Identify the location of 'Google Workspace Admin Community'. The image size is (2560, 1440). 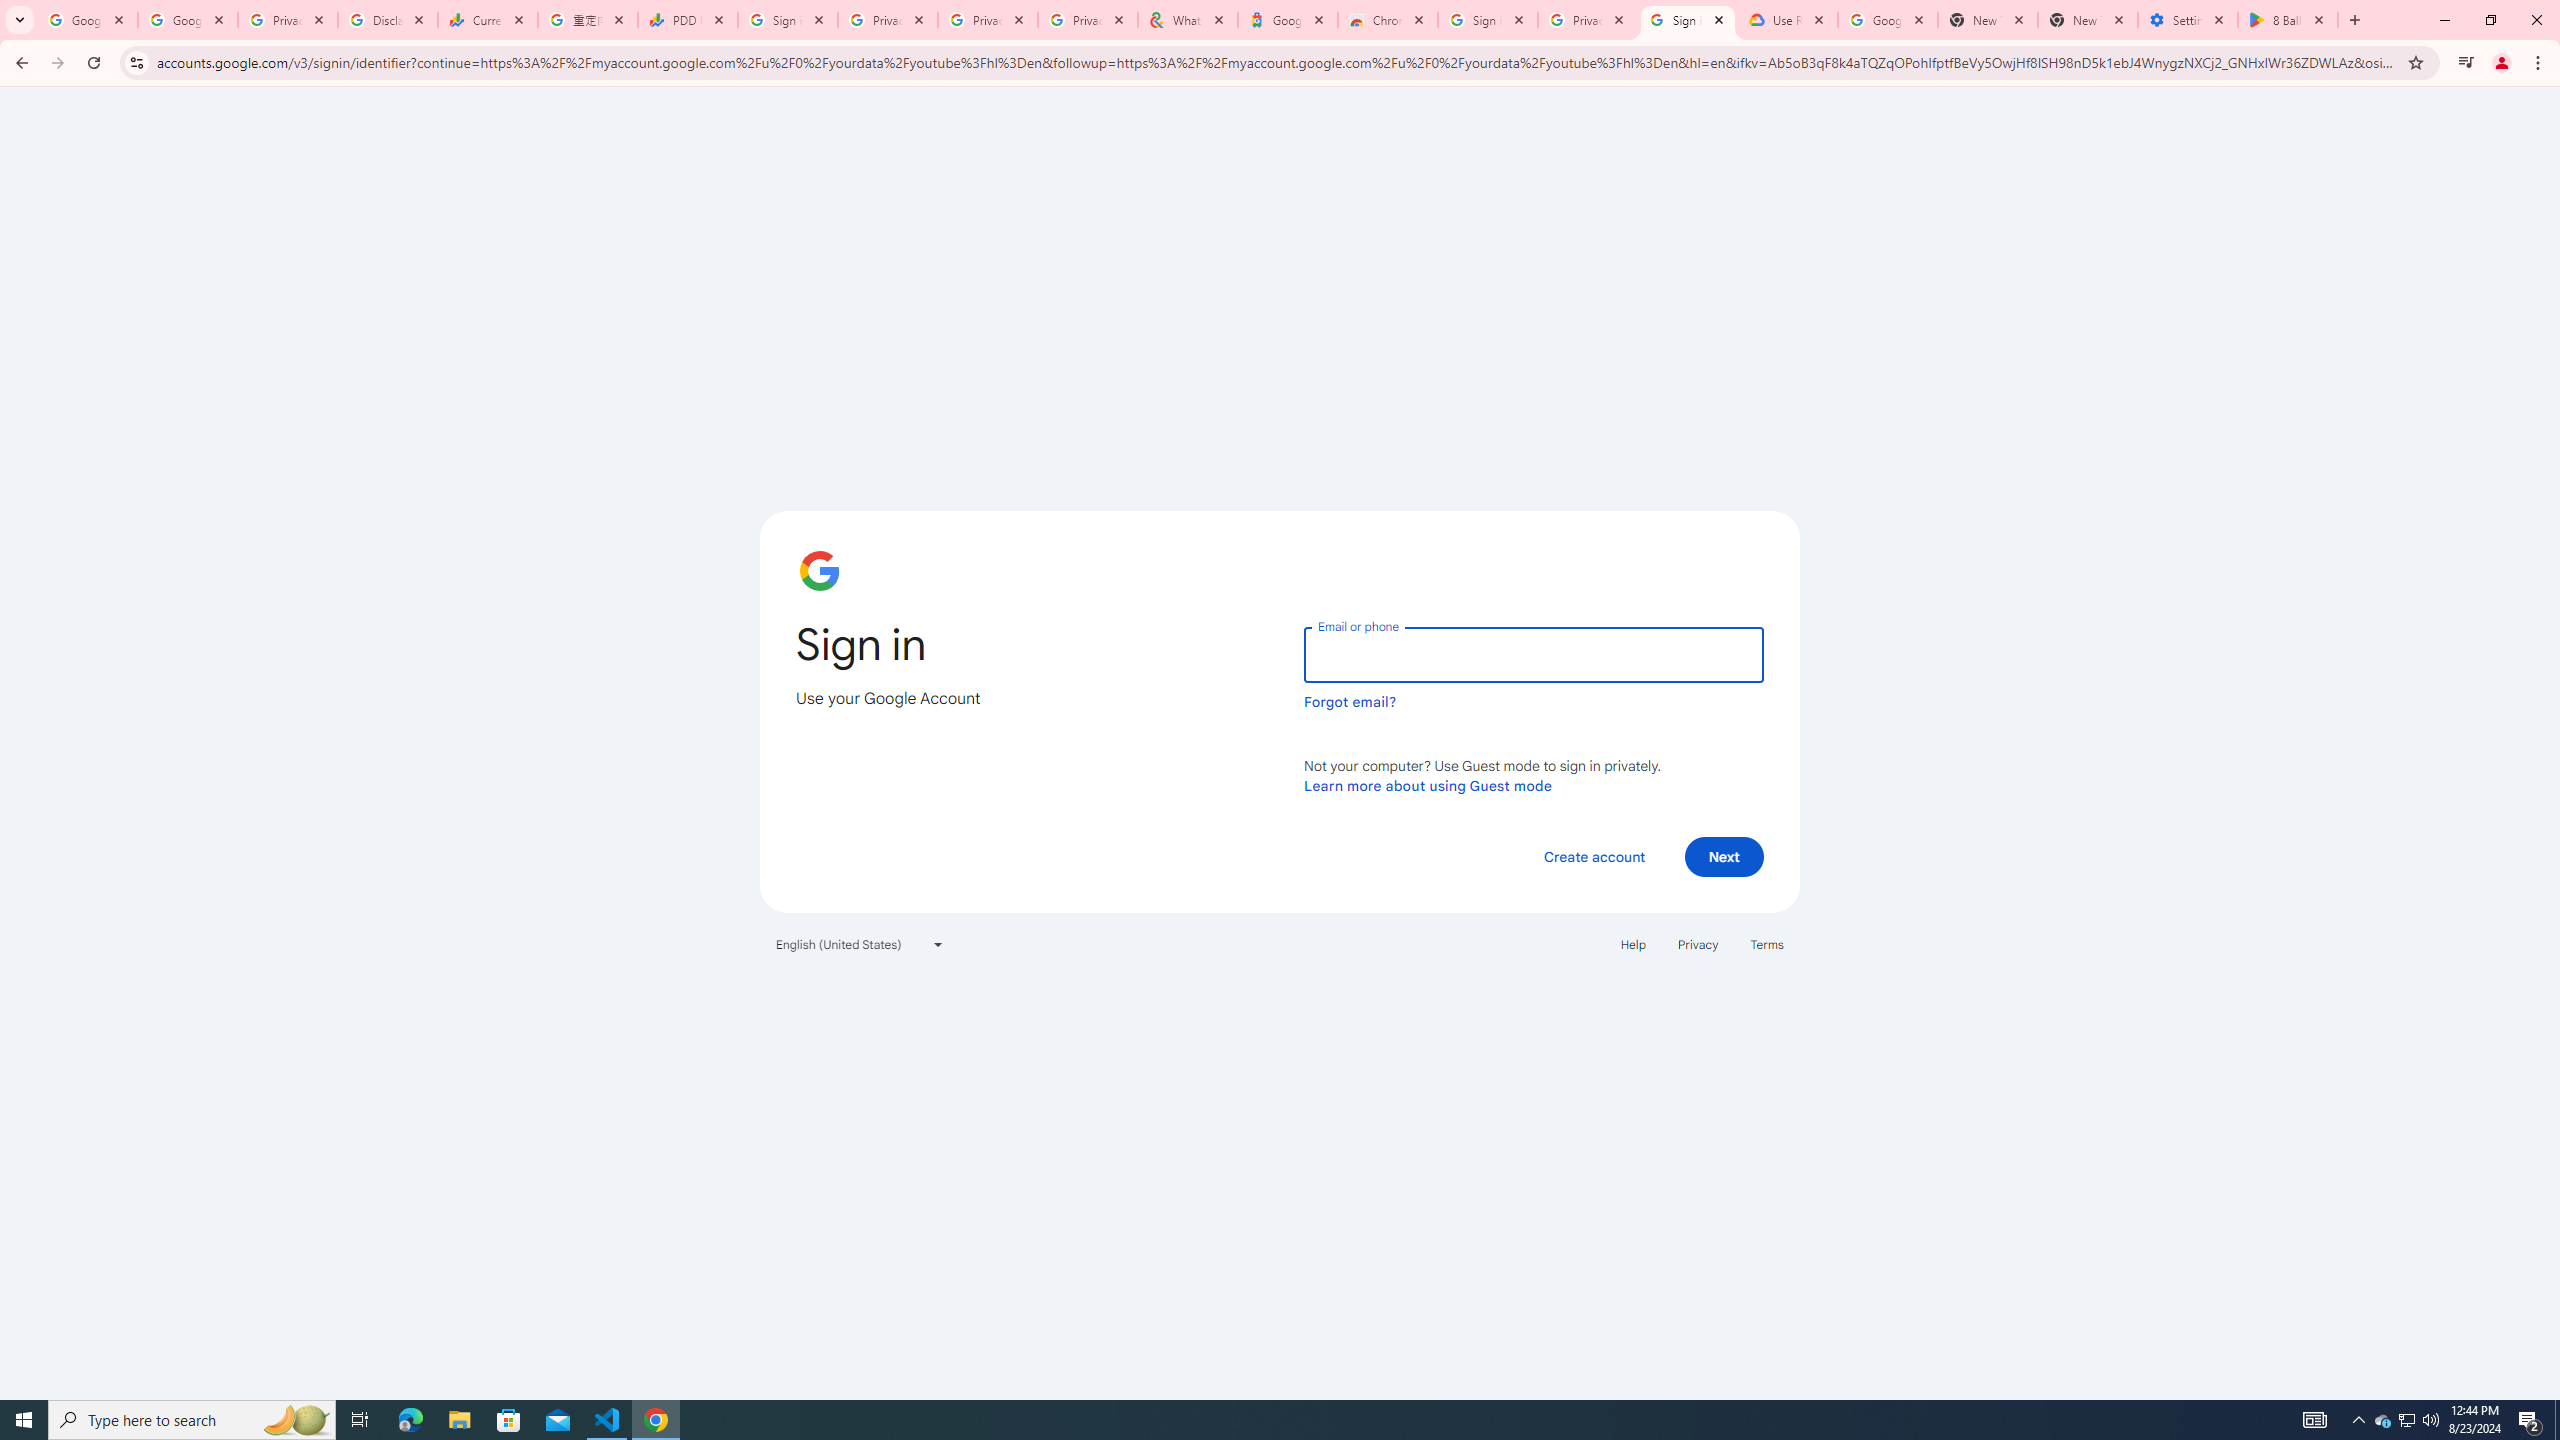
(86, 19).